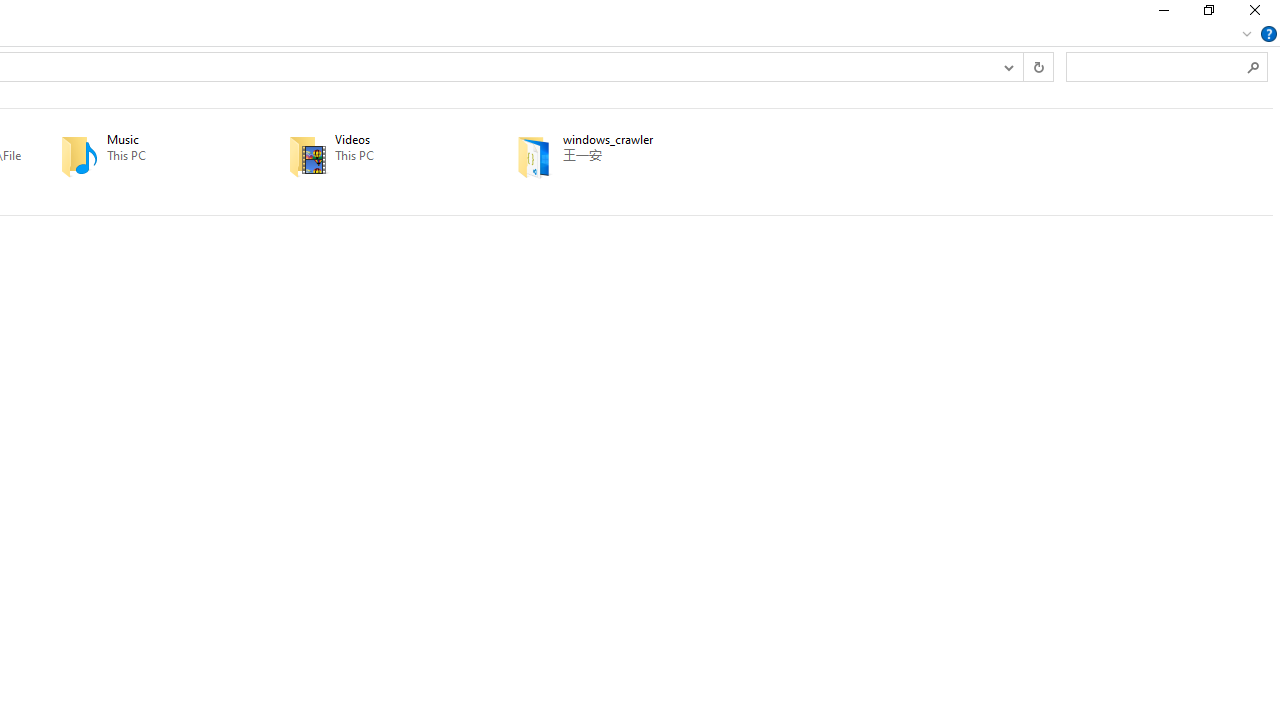 This screenshot has height=720, width=1280. What do you see at coordinates (1268, 33) in the screenshot?
I see `'Help'` at bounding box center [1268, 33].